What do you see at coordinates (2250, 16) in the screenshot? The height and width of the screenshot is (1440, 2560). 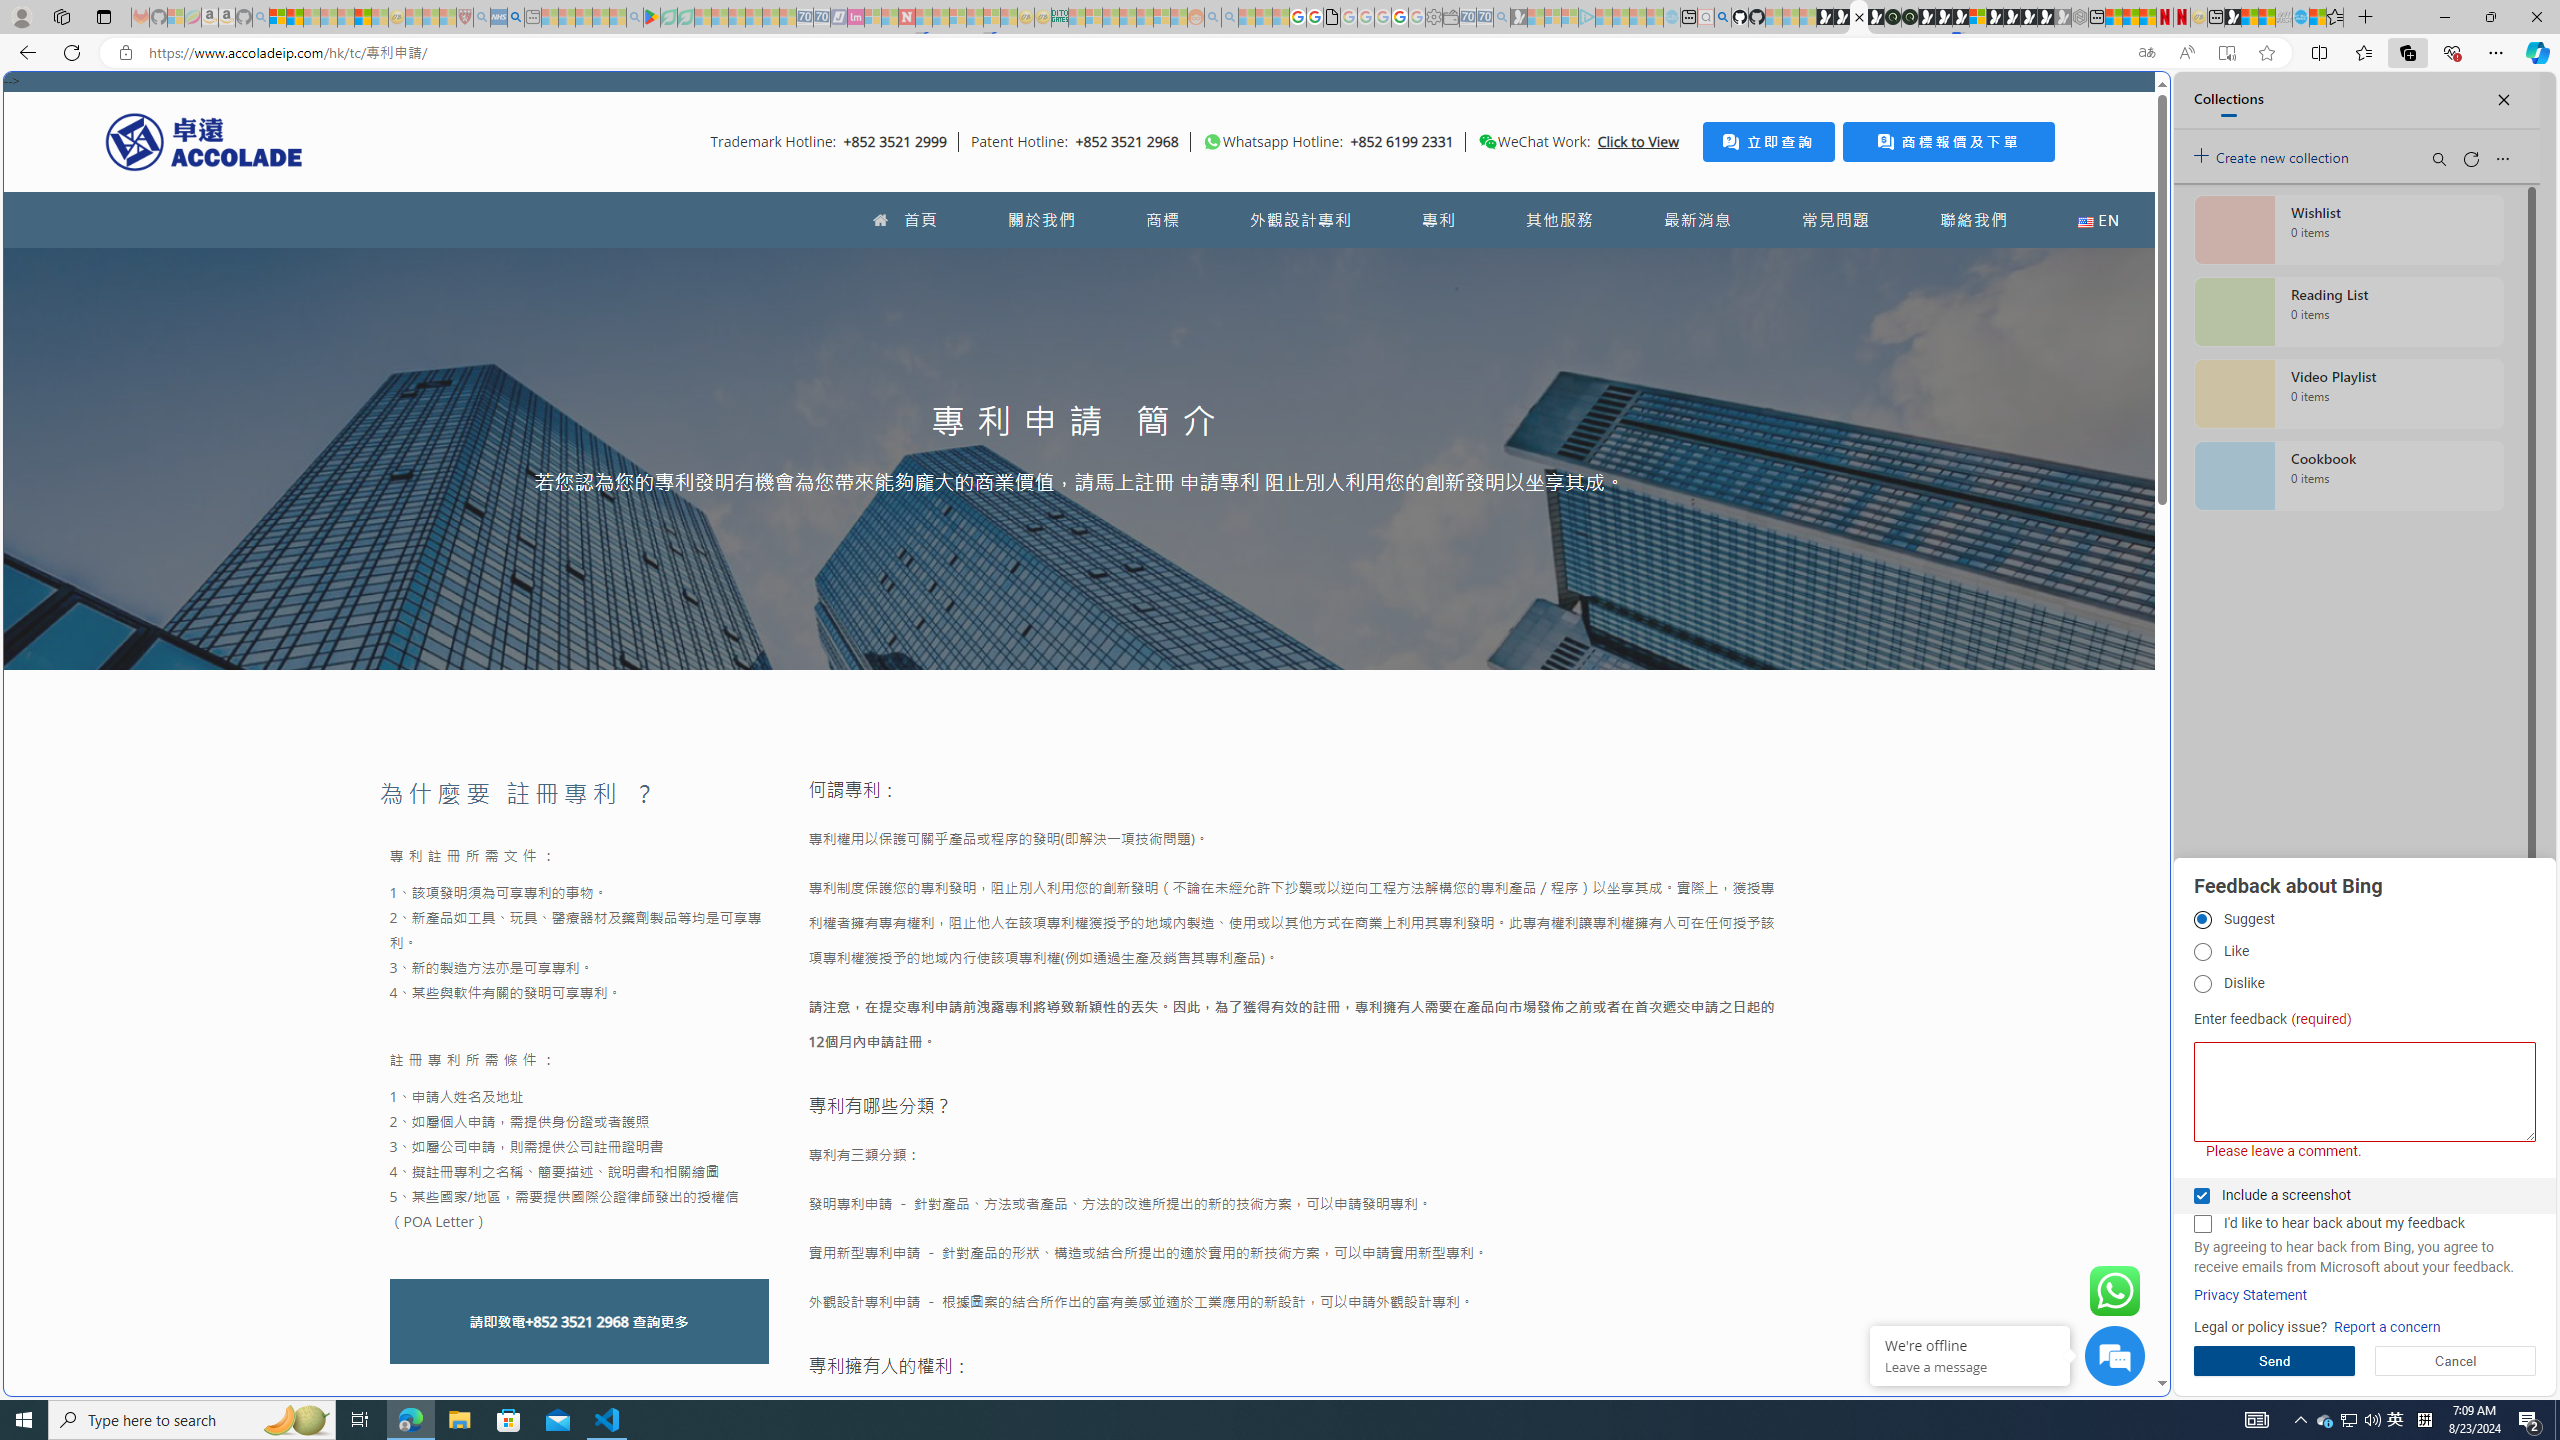 I see `'World - MSN'` at bounding box center [2250, 16].